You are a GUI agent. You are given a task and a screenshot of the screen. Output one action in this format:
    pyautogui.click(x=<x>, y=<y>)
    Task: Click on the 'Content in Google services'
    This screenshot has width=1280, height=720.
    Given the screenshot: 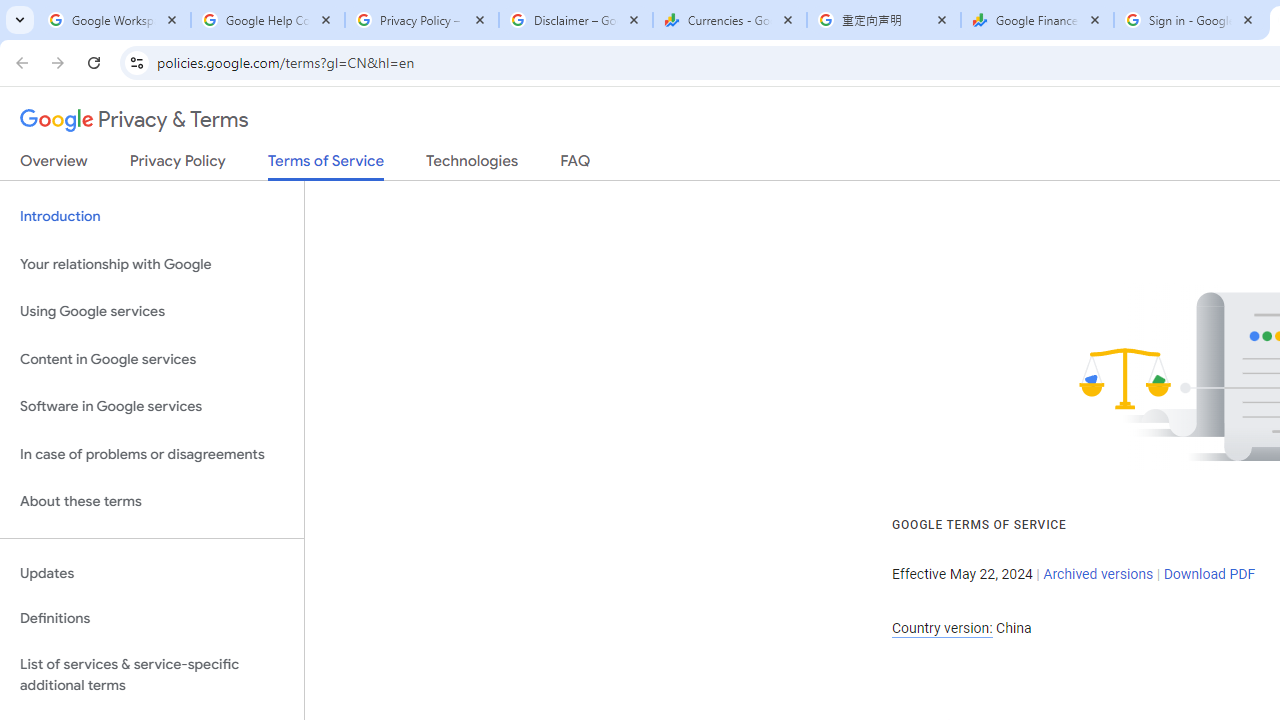 What is the action you would take?
    pyautogui.click(x=151, y=358)
    